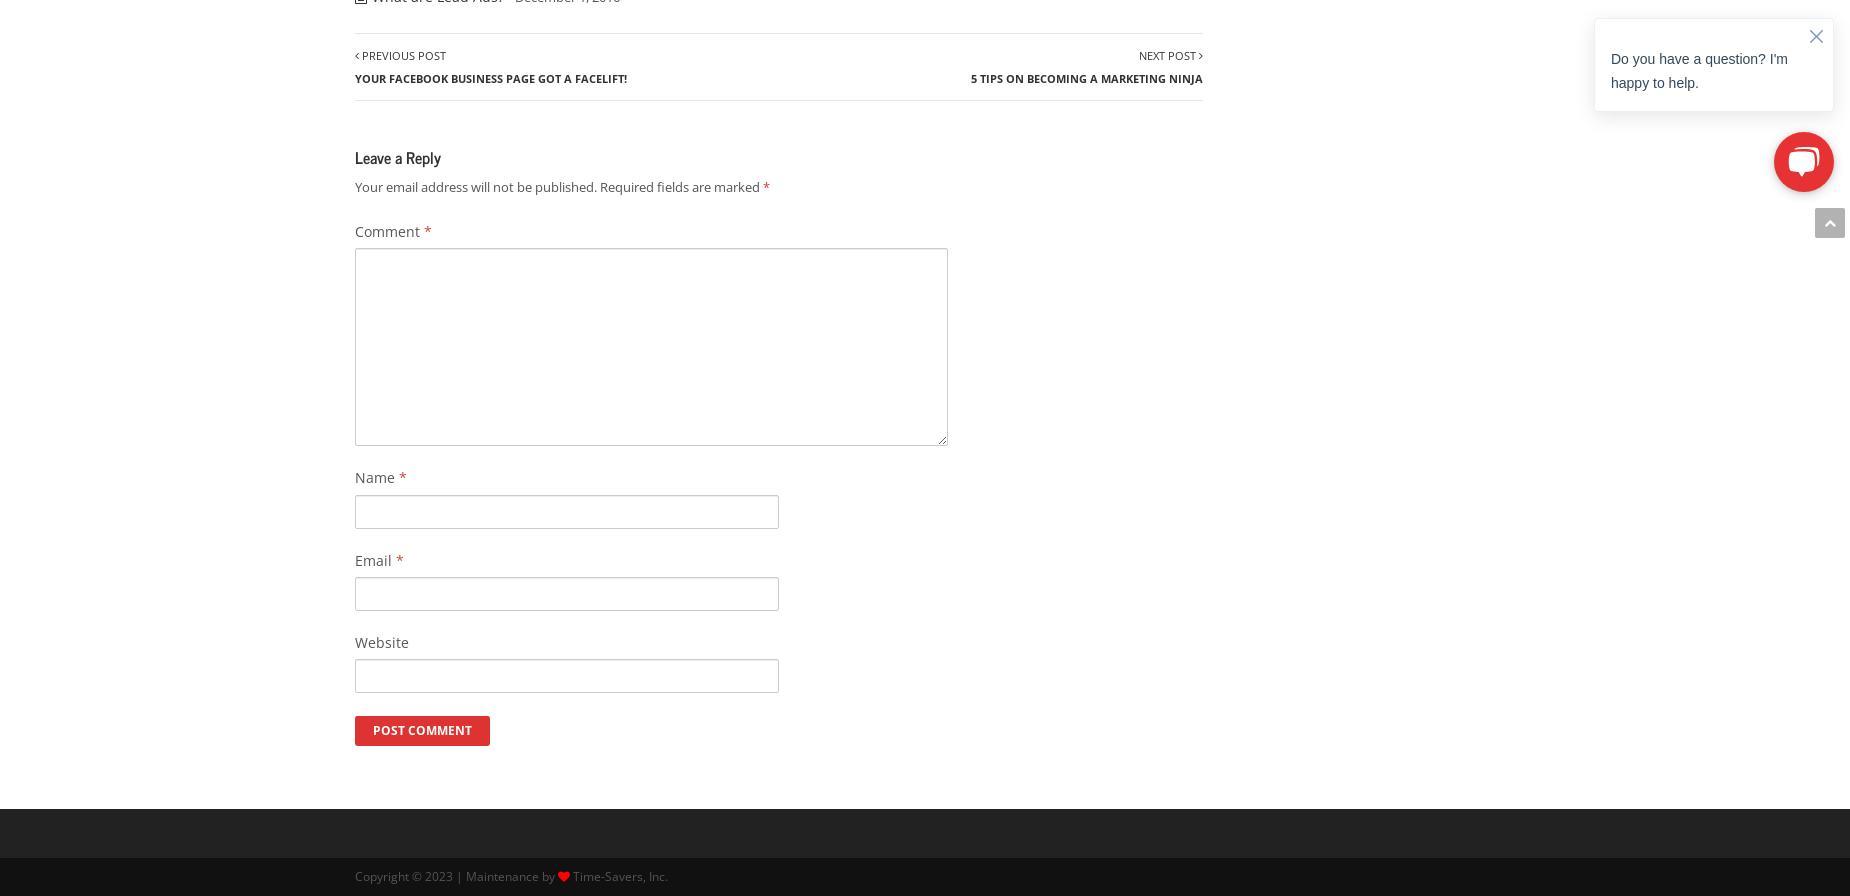 The height and width of the screenshot is (896, 1850). Describe the element at coordinates (619, 876) in the screenshot. I see `'Time-Savers, Inc.'` at that location.